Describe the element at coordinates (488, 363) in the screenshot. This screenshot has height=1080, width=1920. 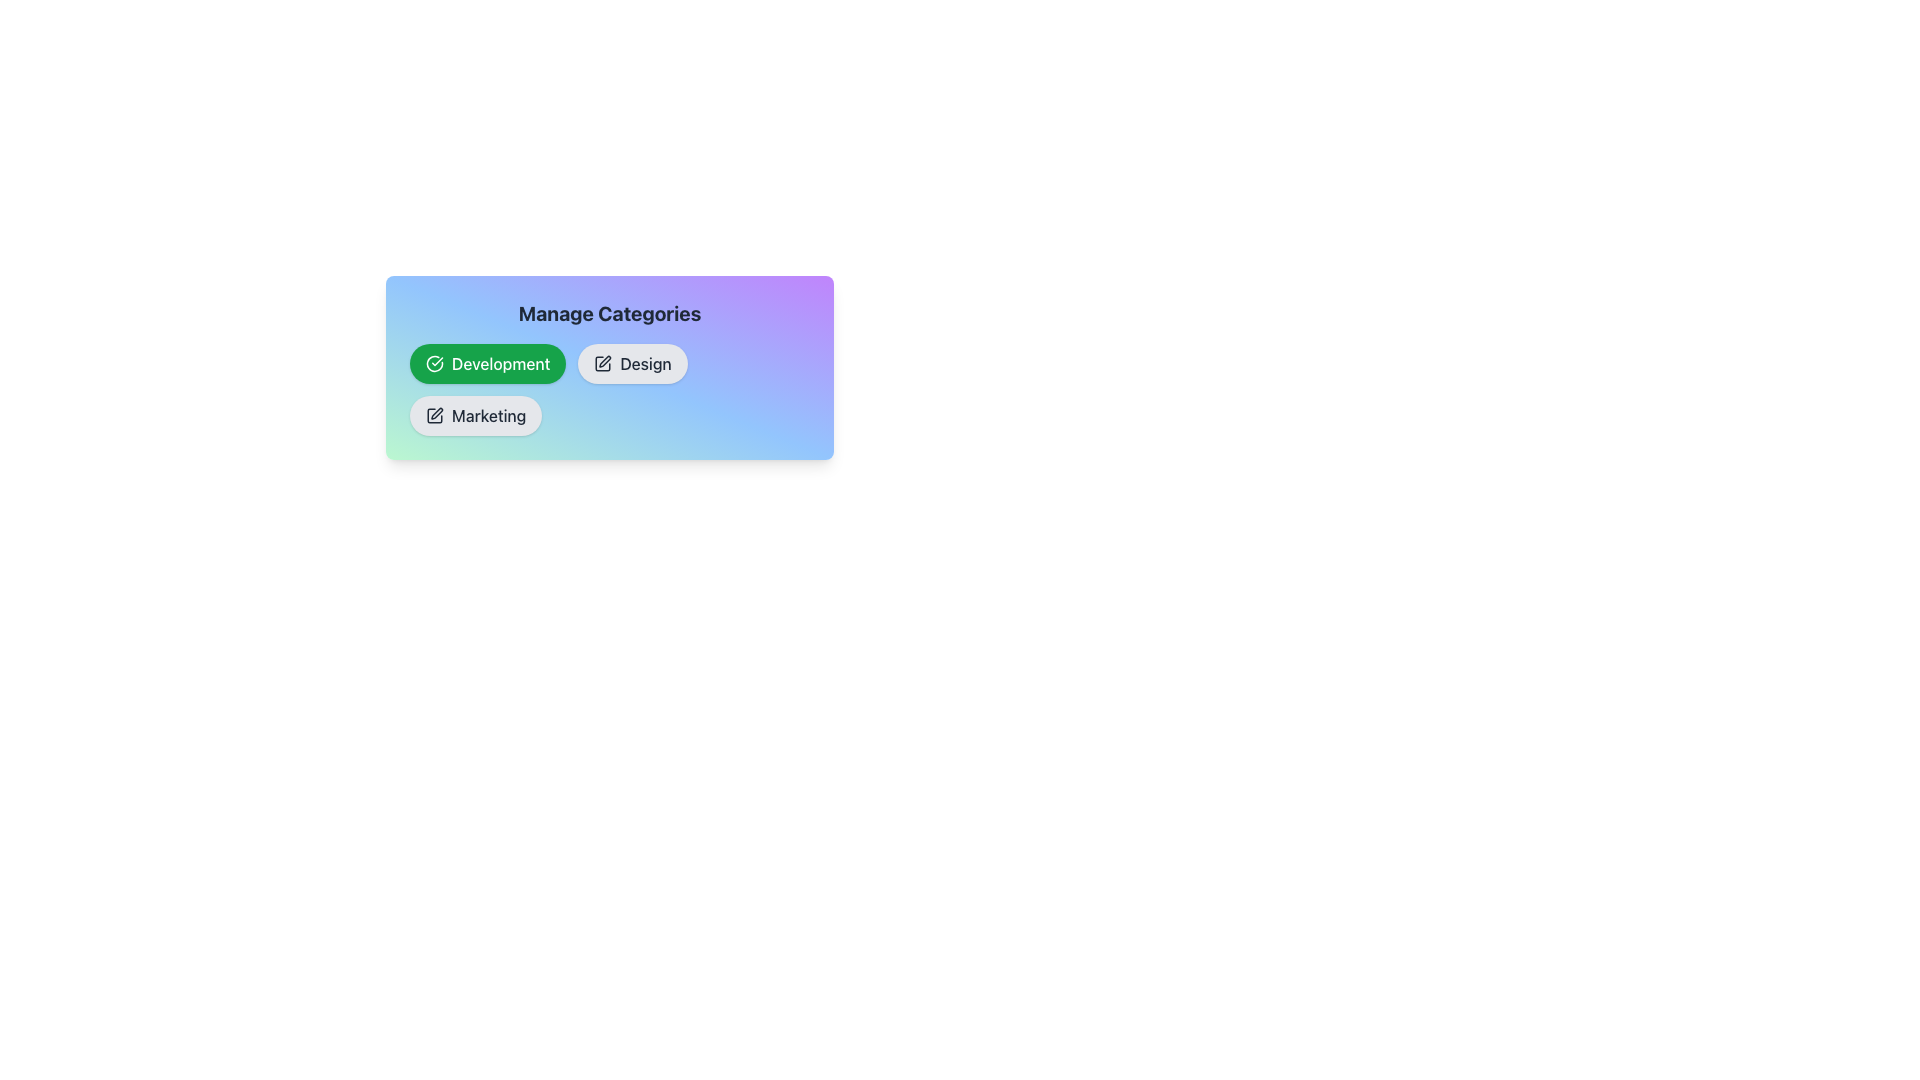
I see `the green rounded rectangle button labeled 'Development' with a checkmark icon` at that location.